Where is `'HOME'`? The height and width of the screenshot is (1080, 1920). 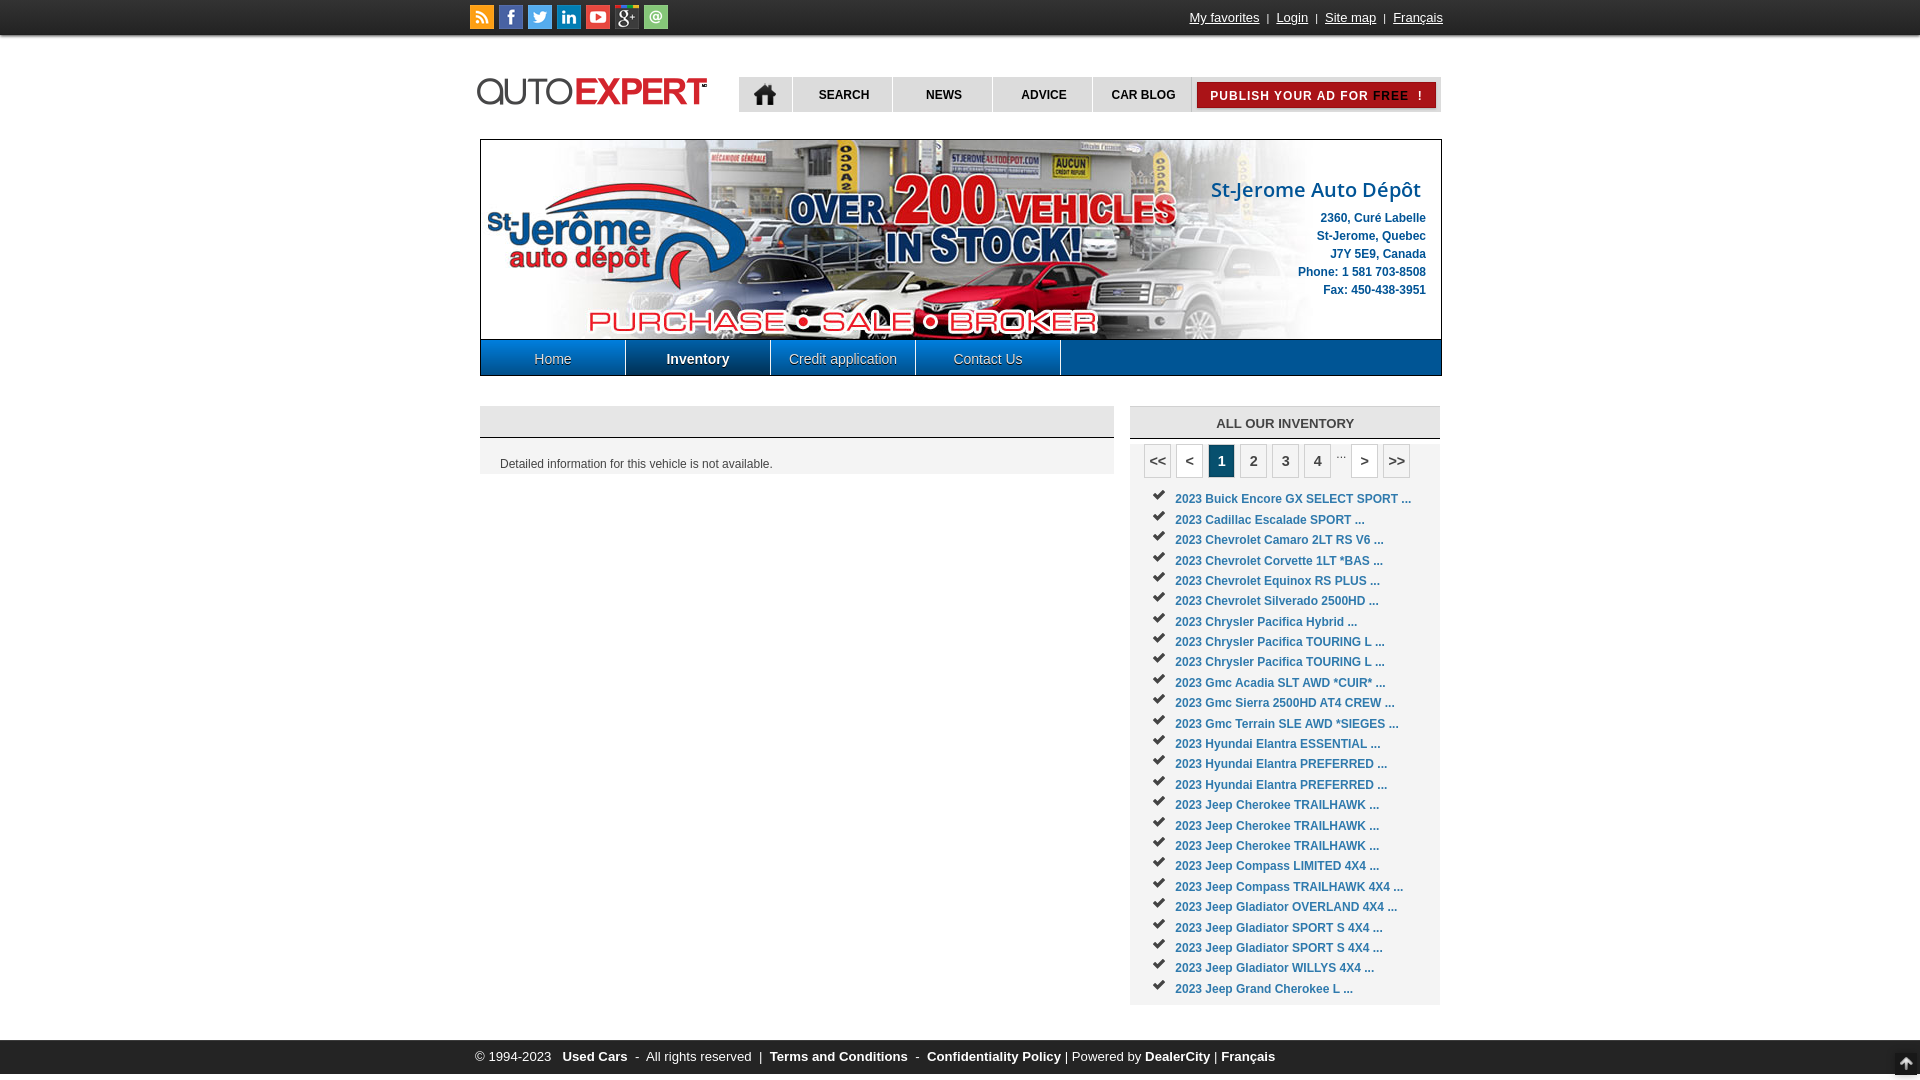
'HOME' is located at coordinates (764, 94).